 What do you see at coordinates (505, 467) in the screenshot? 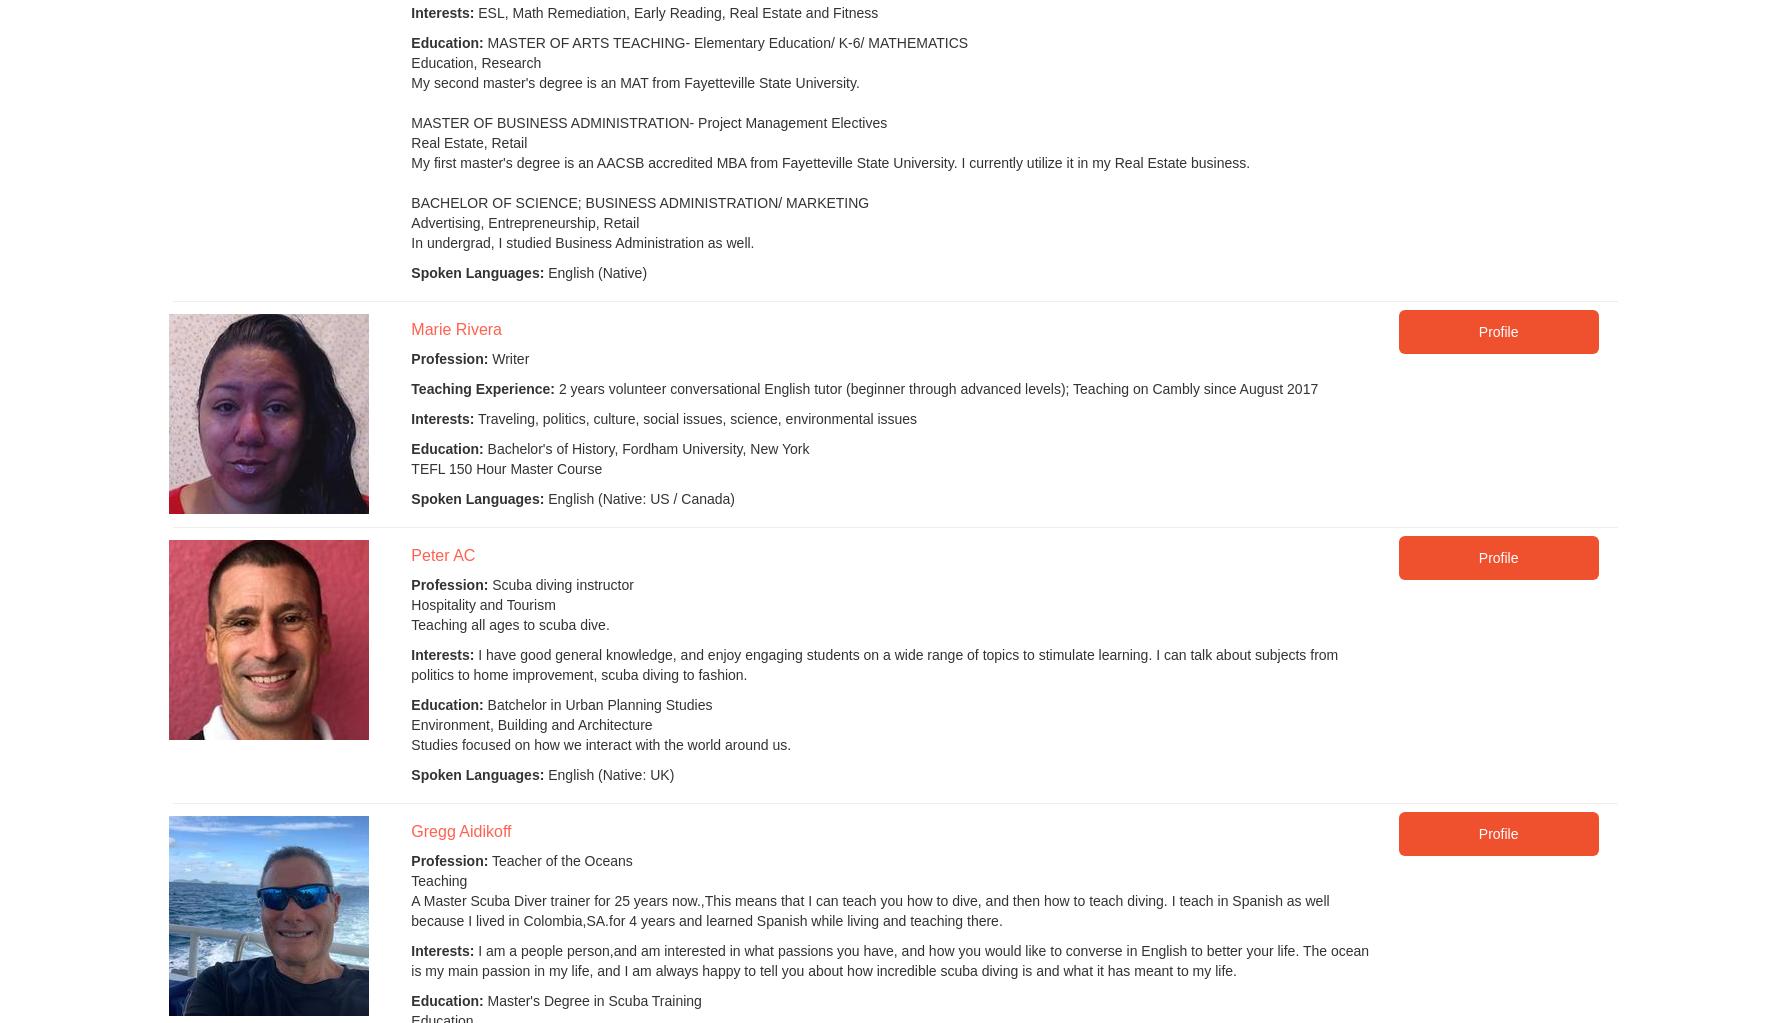
I see `'TEFL 150 Hour Master Course'` at bounding box center [505, 467].